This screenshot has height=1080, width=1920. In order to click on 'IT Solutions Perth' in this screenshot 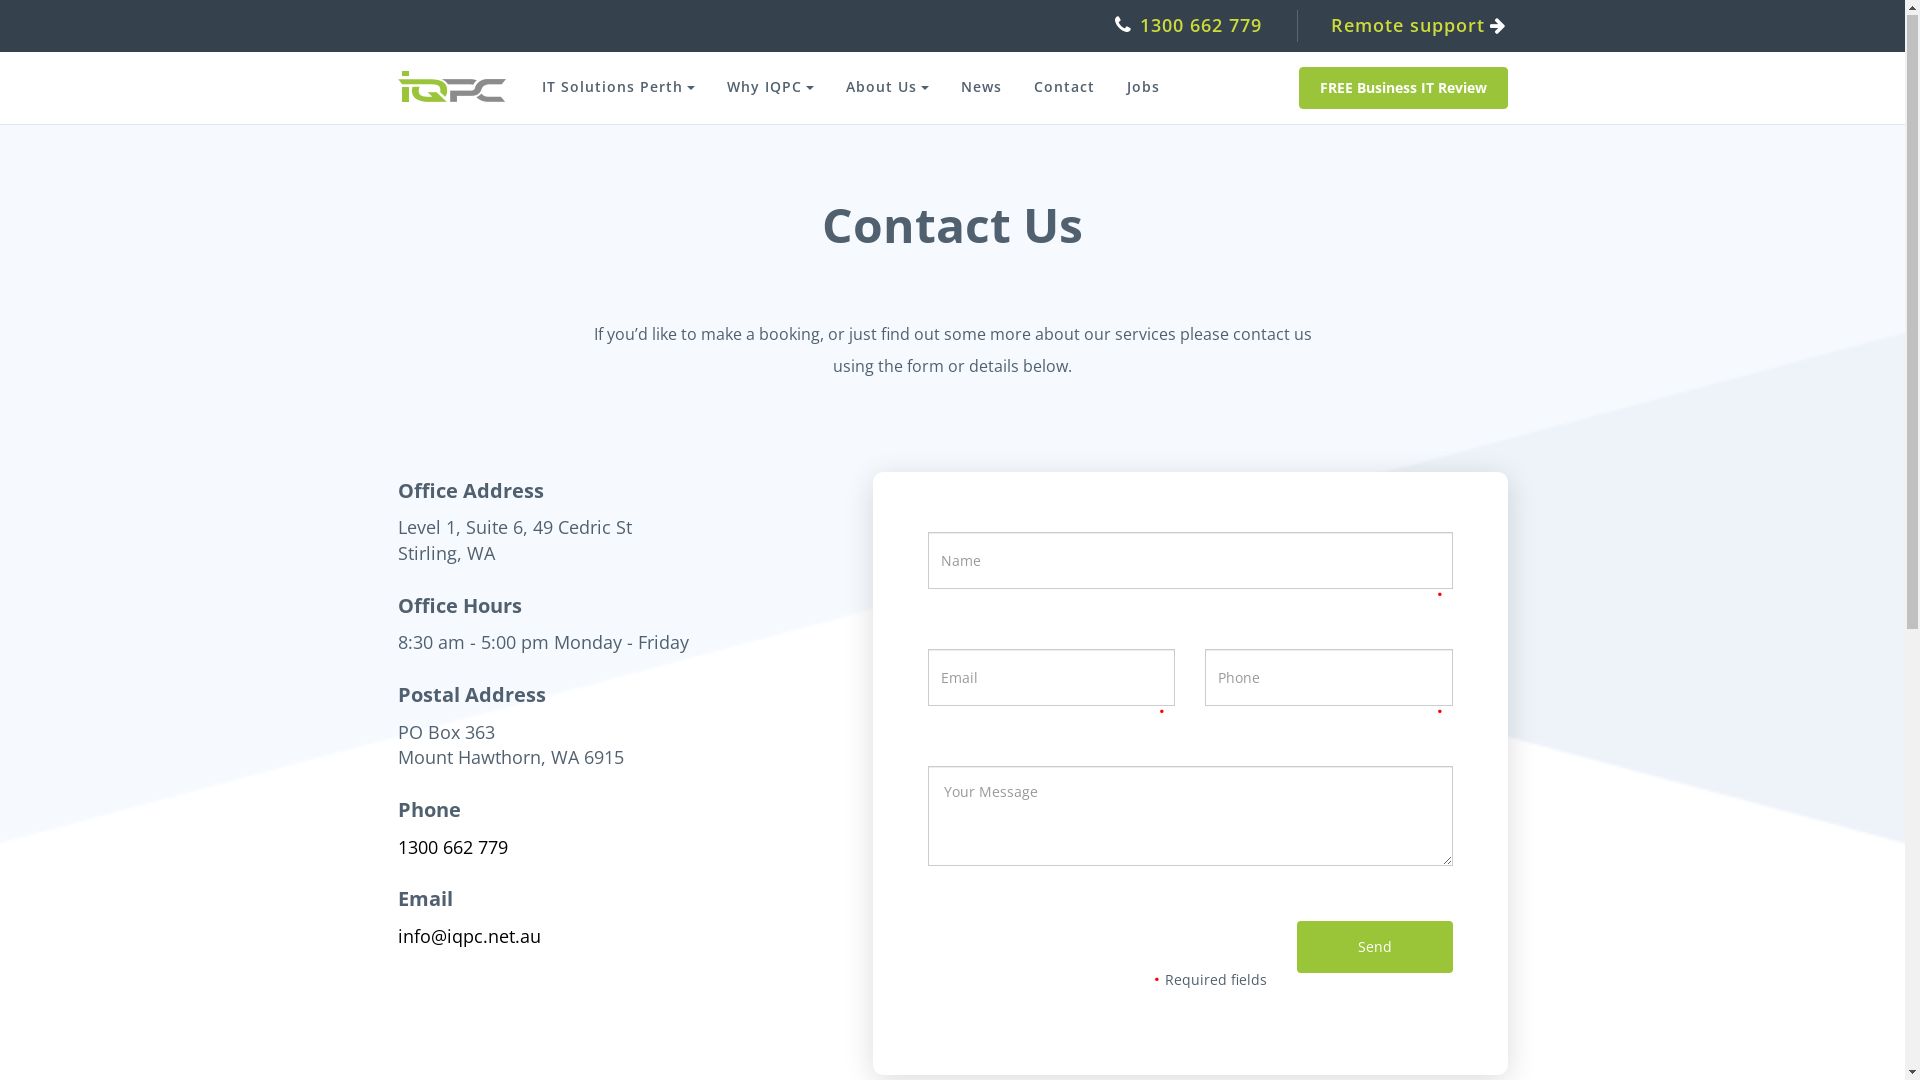, I will do `click(617, 87)`.